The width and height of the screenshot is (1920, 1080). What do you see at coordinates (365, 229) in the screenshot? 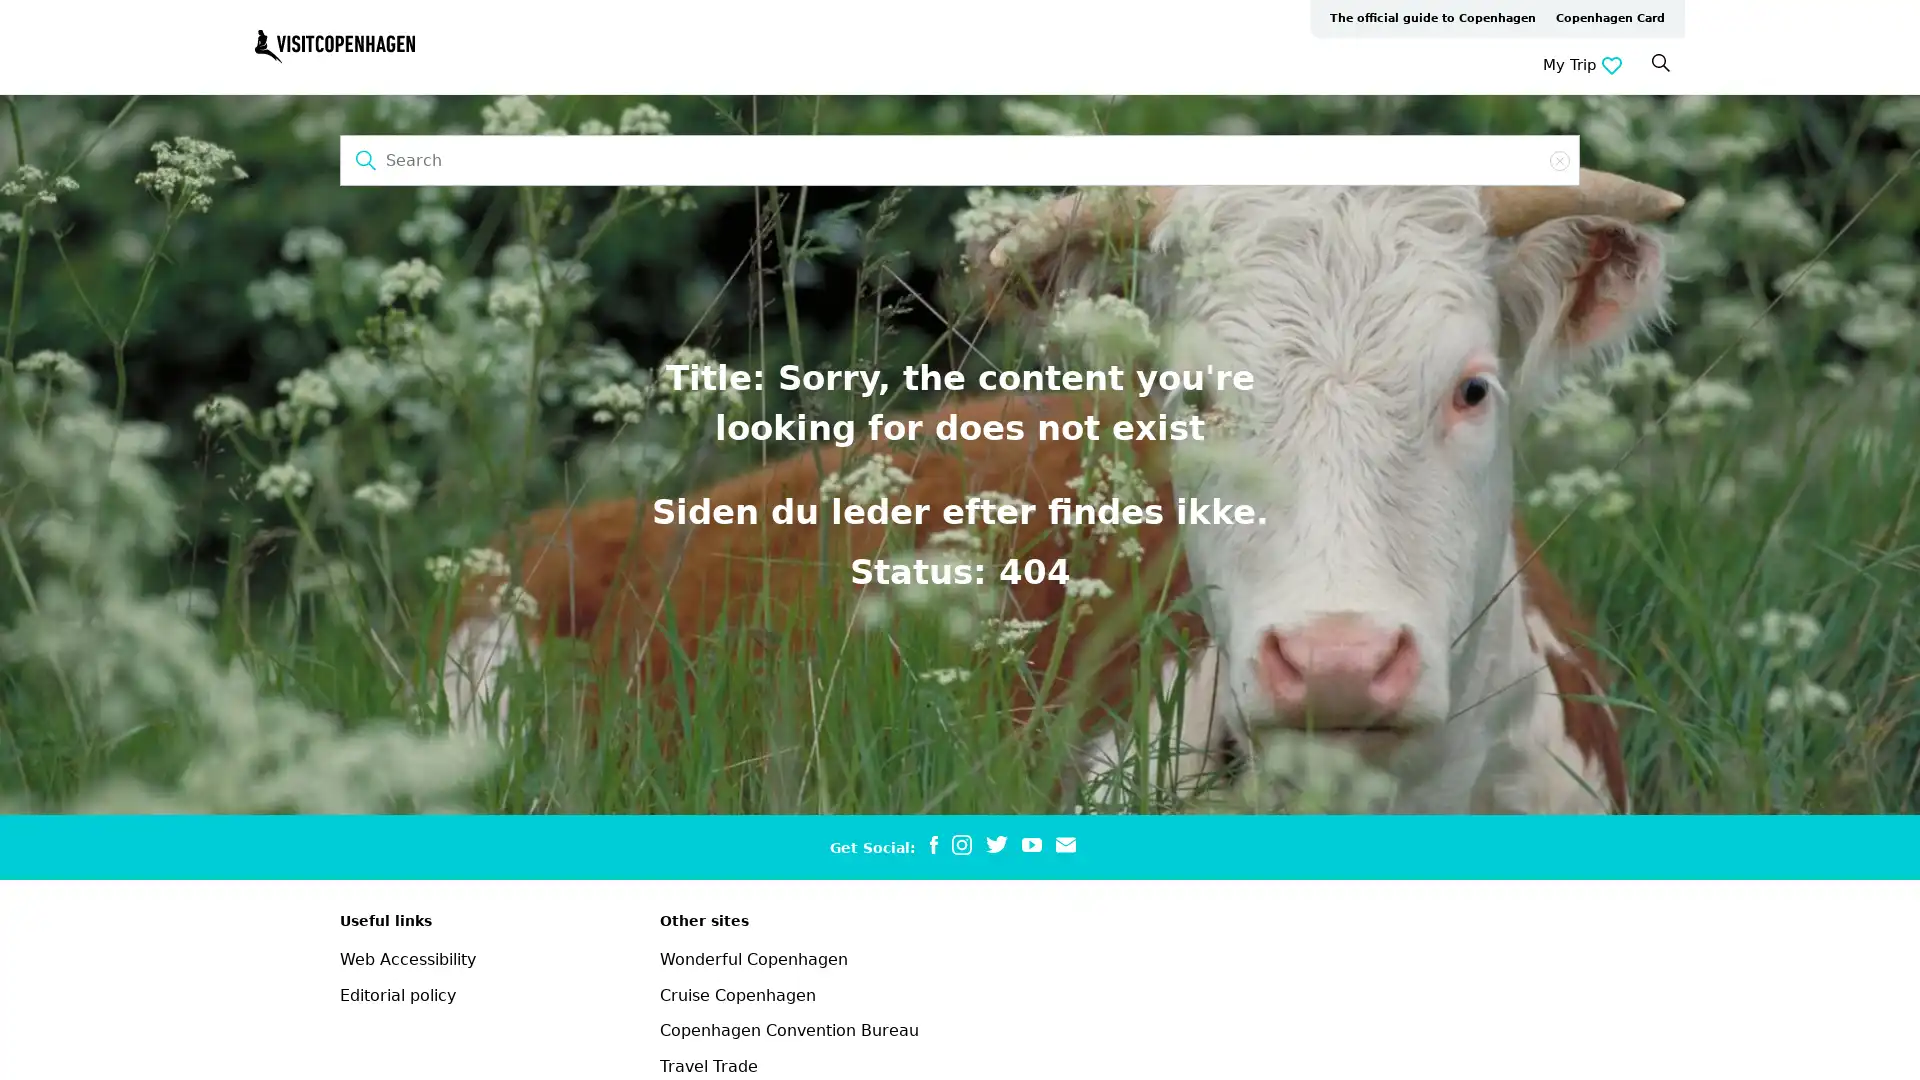
I see `Search` at bounding box center [365, 229].